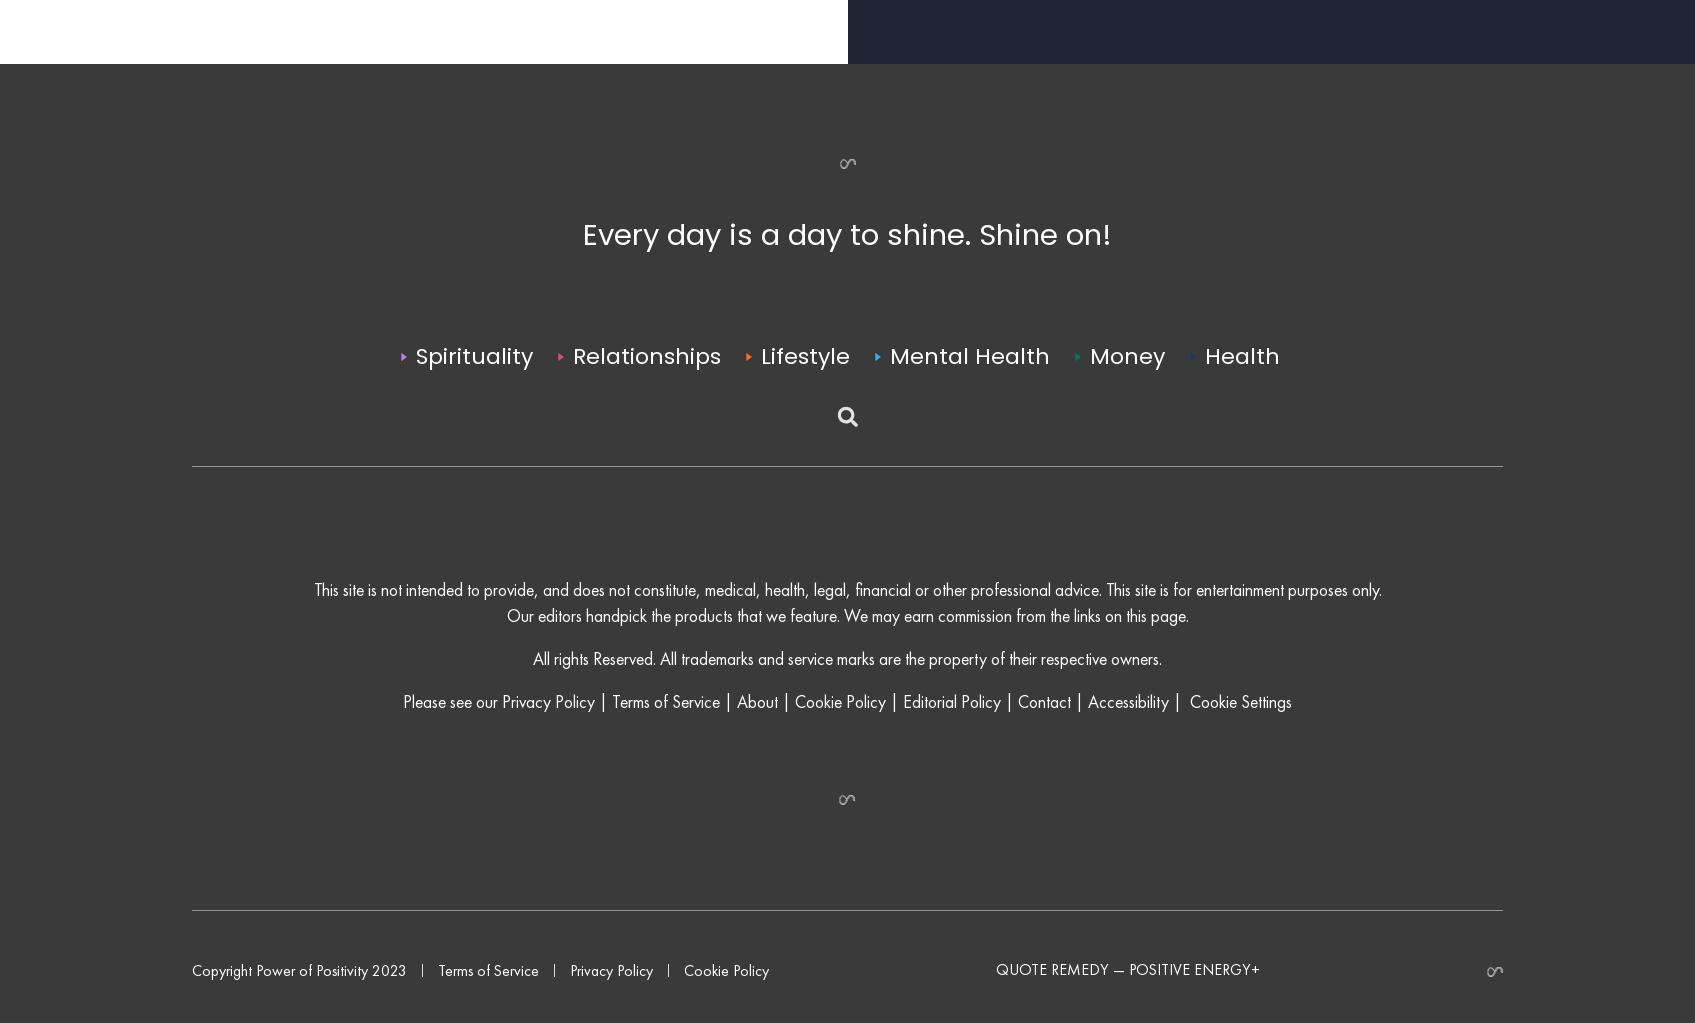 The width and height of the screenshot is (1695, 1023). Describe the element at coordinates (756, 744) in the screenshot. I see `'About'` at that location.